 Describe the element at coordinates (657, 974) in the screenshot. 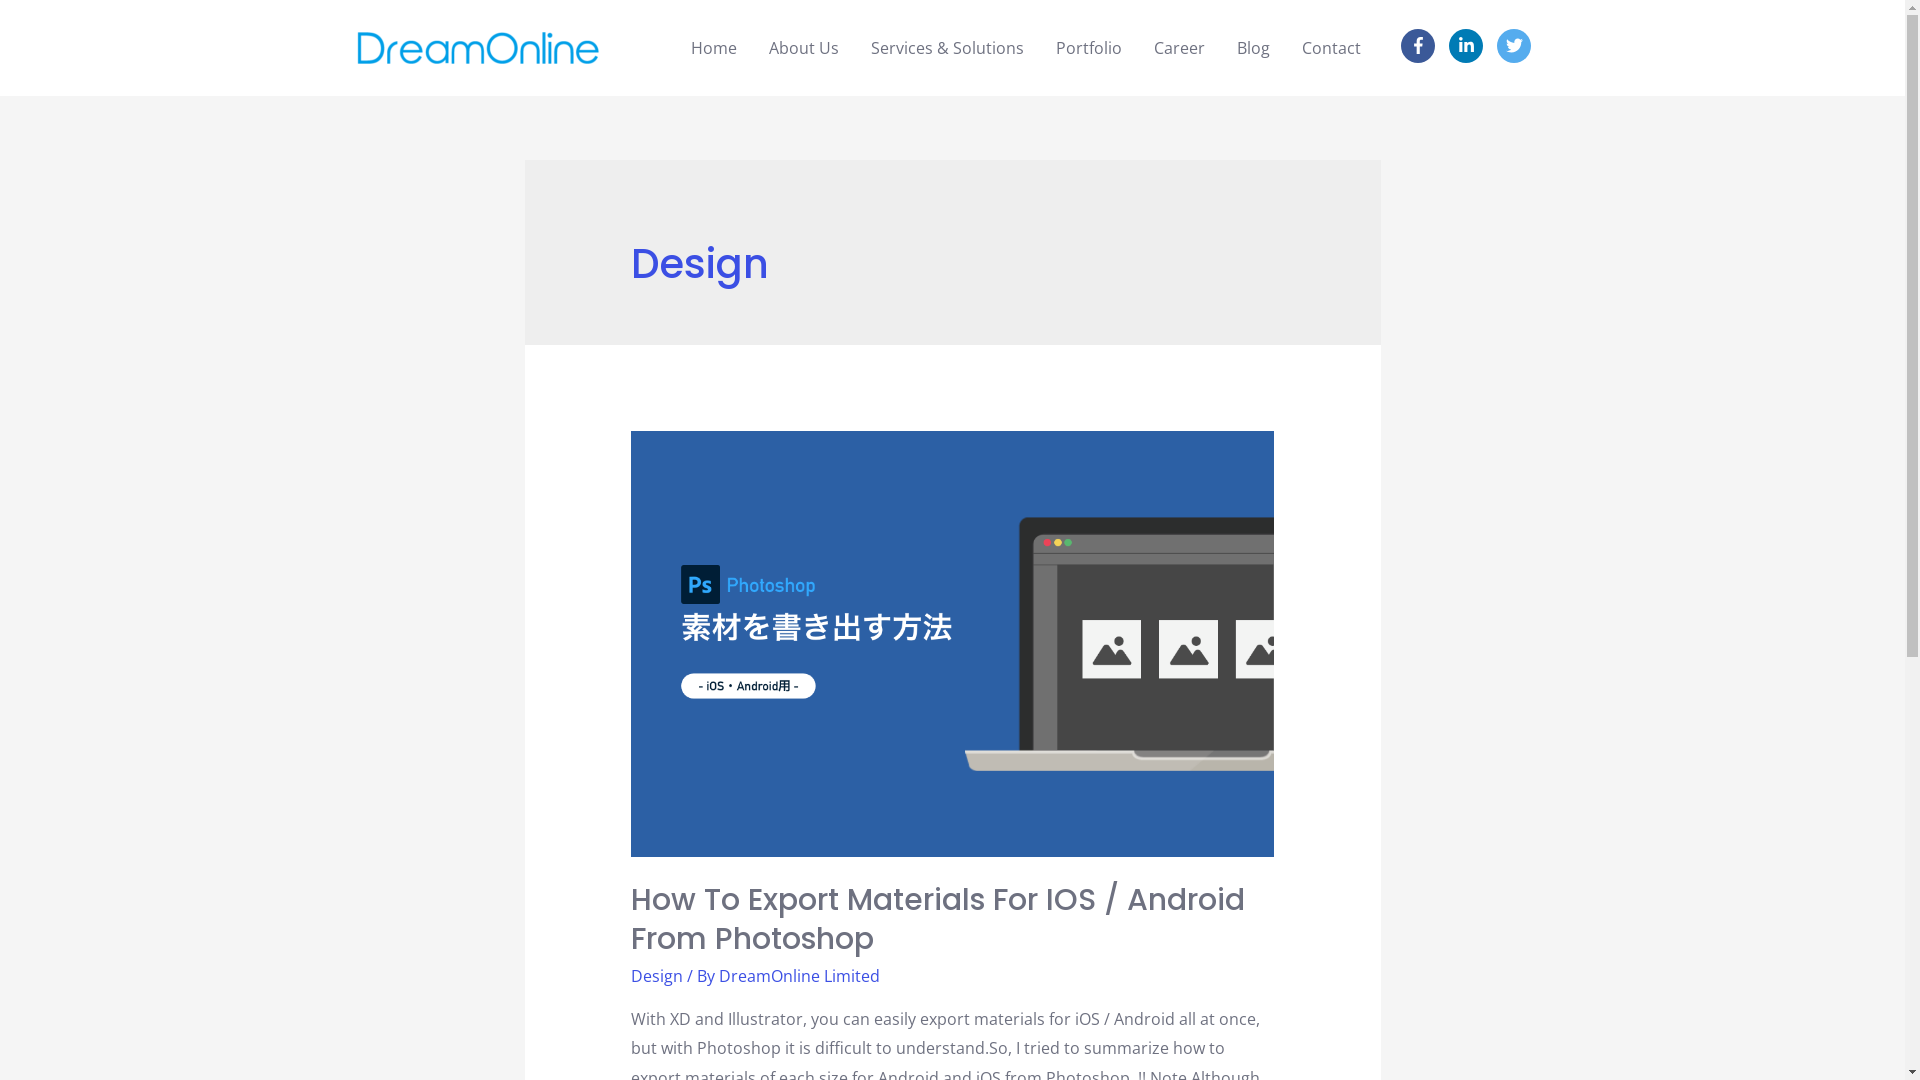

I see `'Design'` at that location.